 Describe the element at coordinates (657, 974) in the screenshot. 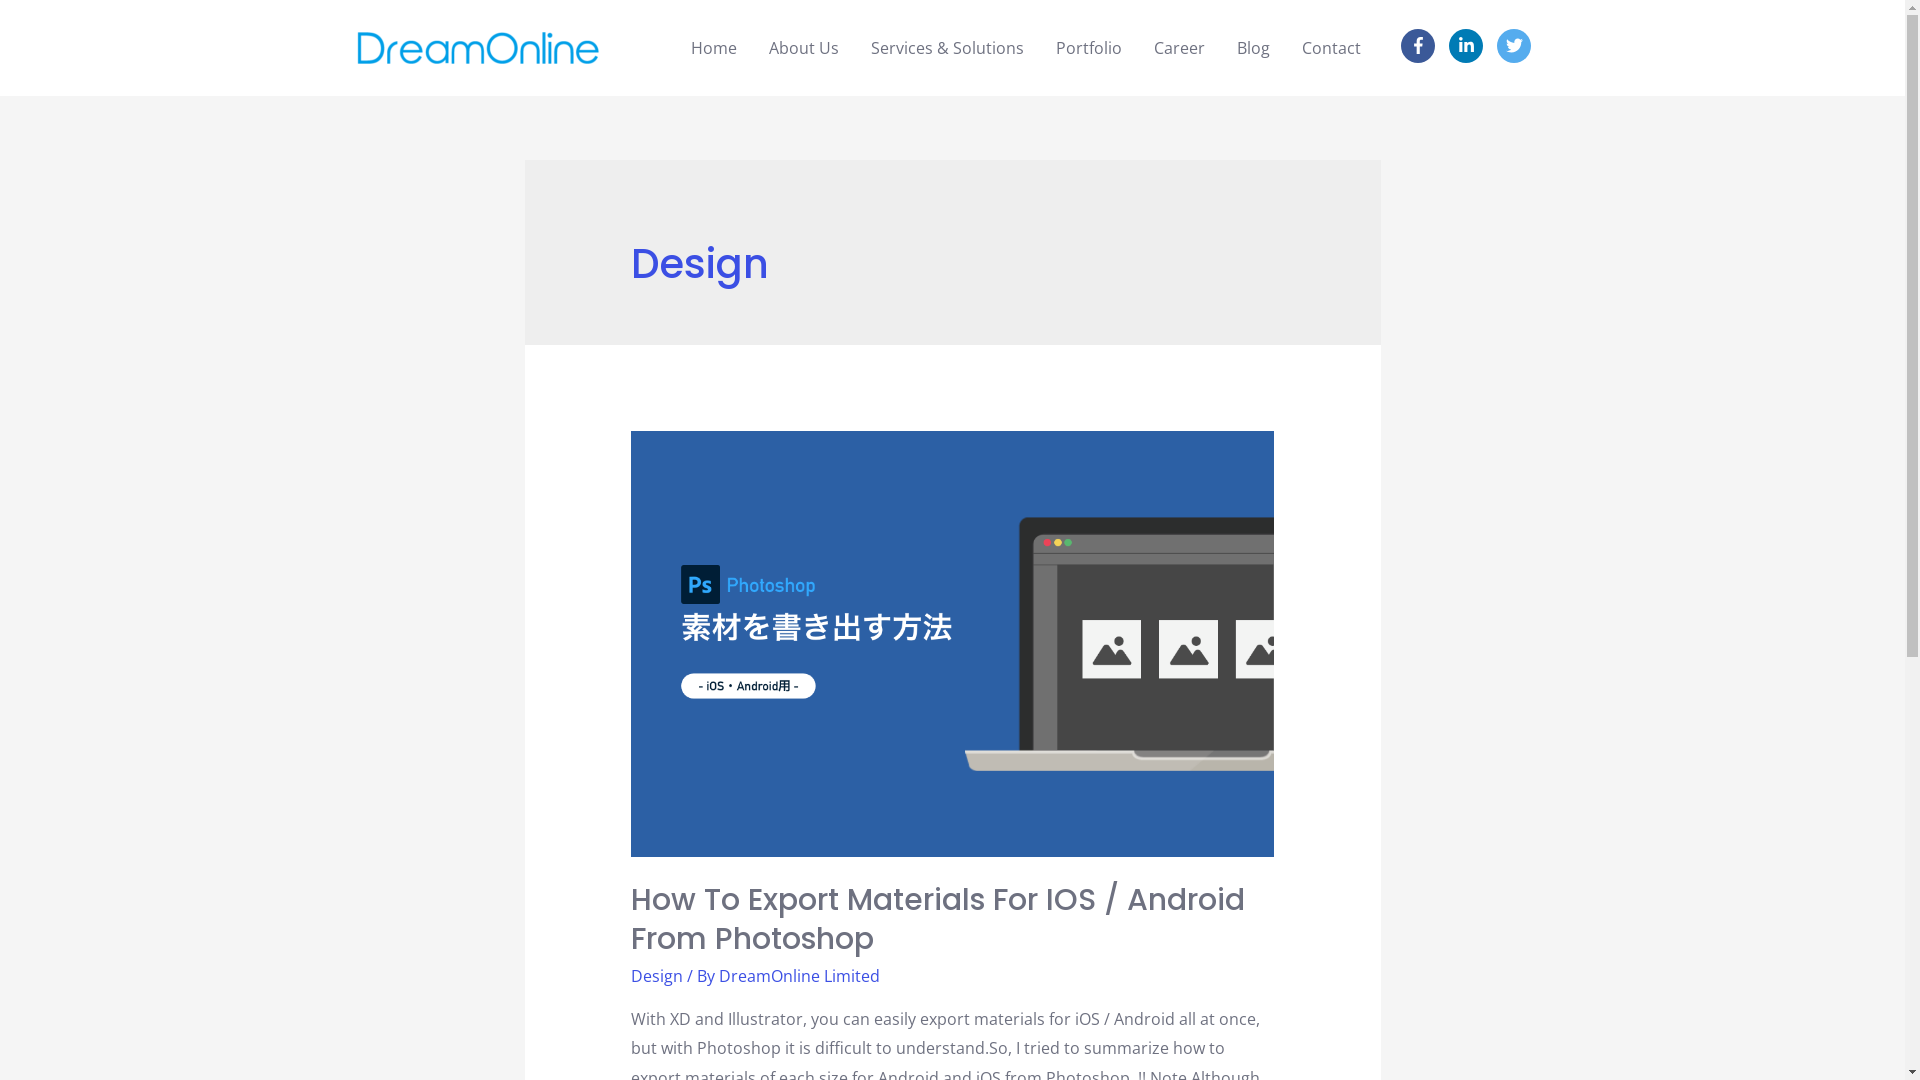

I see `'Design'` at that location.